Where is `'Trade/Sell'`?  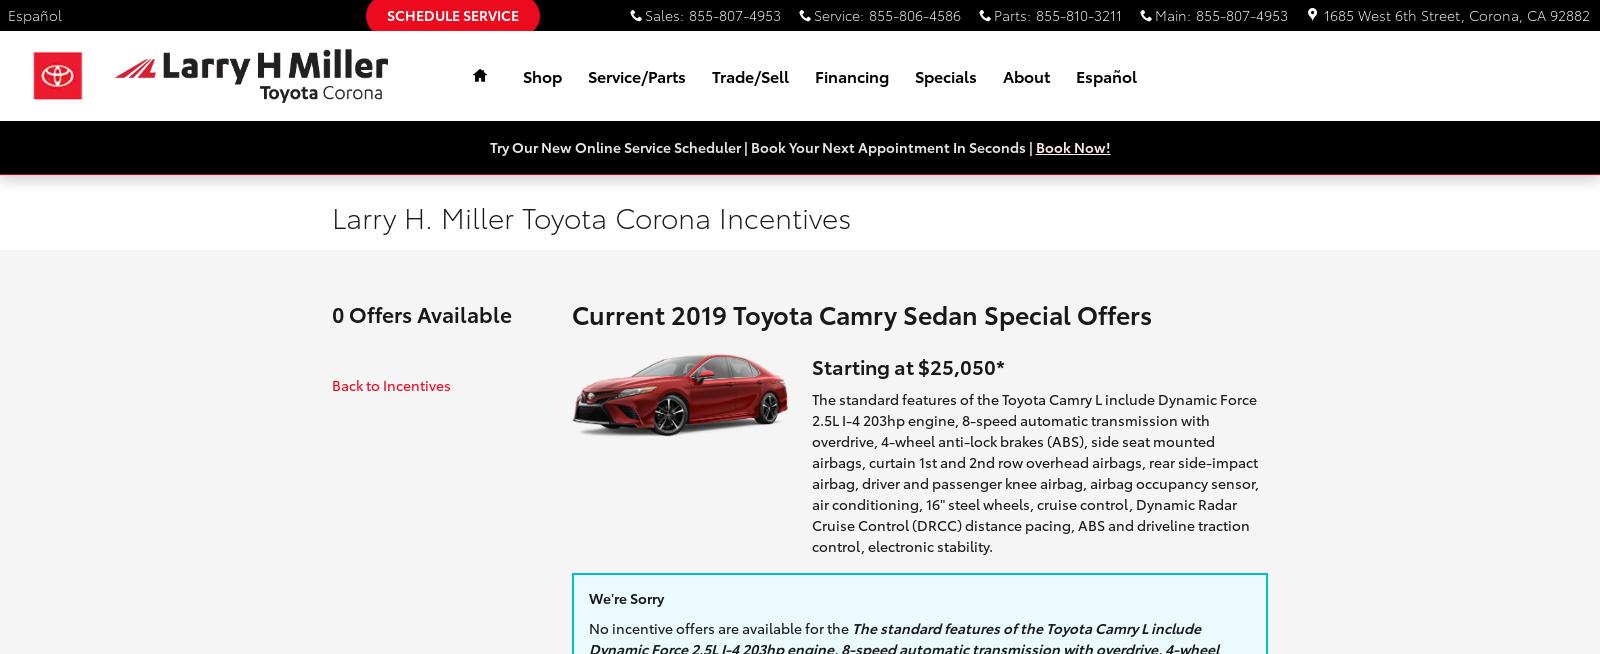
'Trade/Sell' is located at coordinates (750, 74).